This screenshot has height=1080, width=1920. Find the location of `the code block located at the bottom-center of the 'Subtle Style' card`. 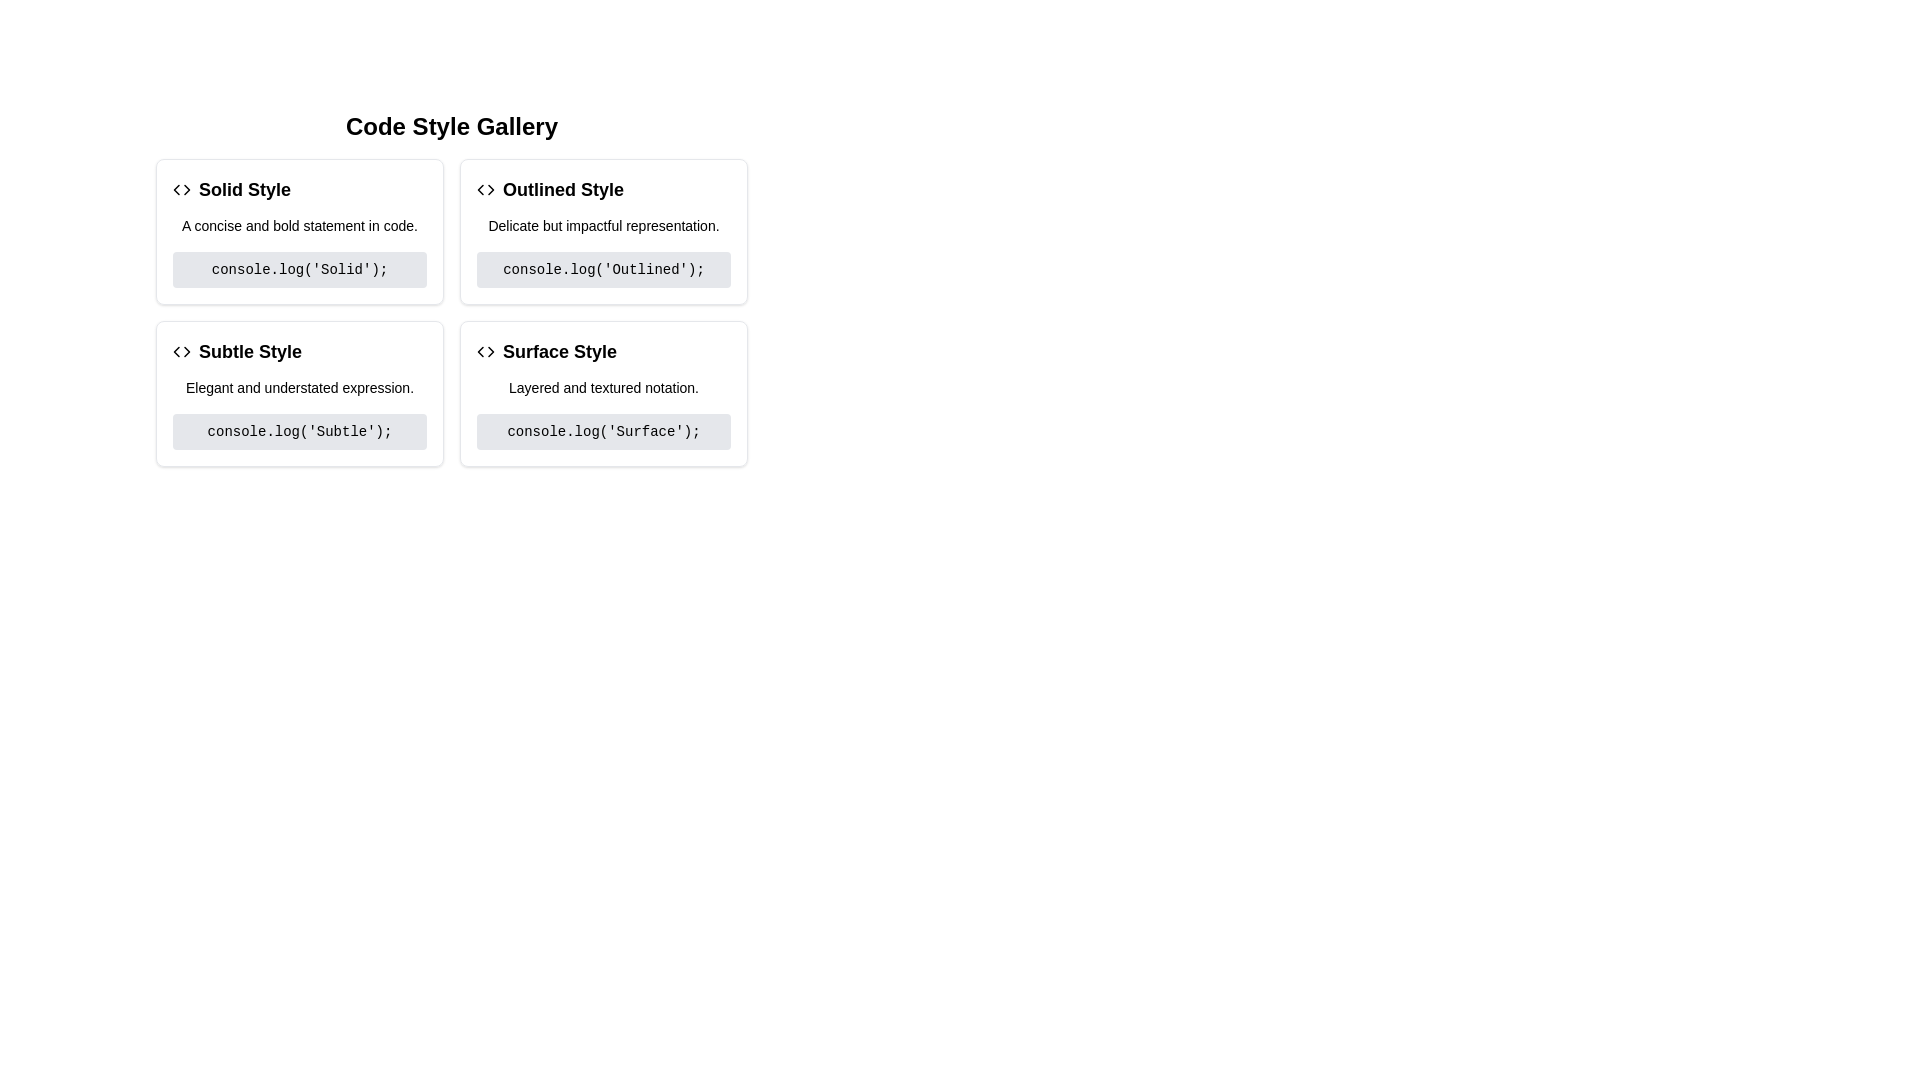

the code block located at the bottom-center of the 'Subtle Style' card is located at coordinates (298, 431).